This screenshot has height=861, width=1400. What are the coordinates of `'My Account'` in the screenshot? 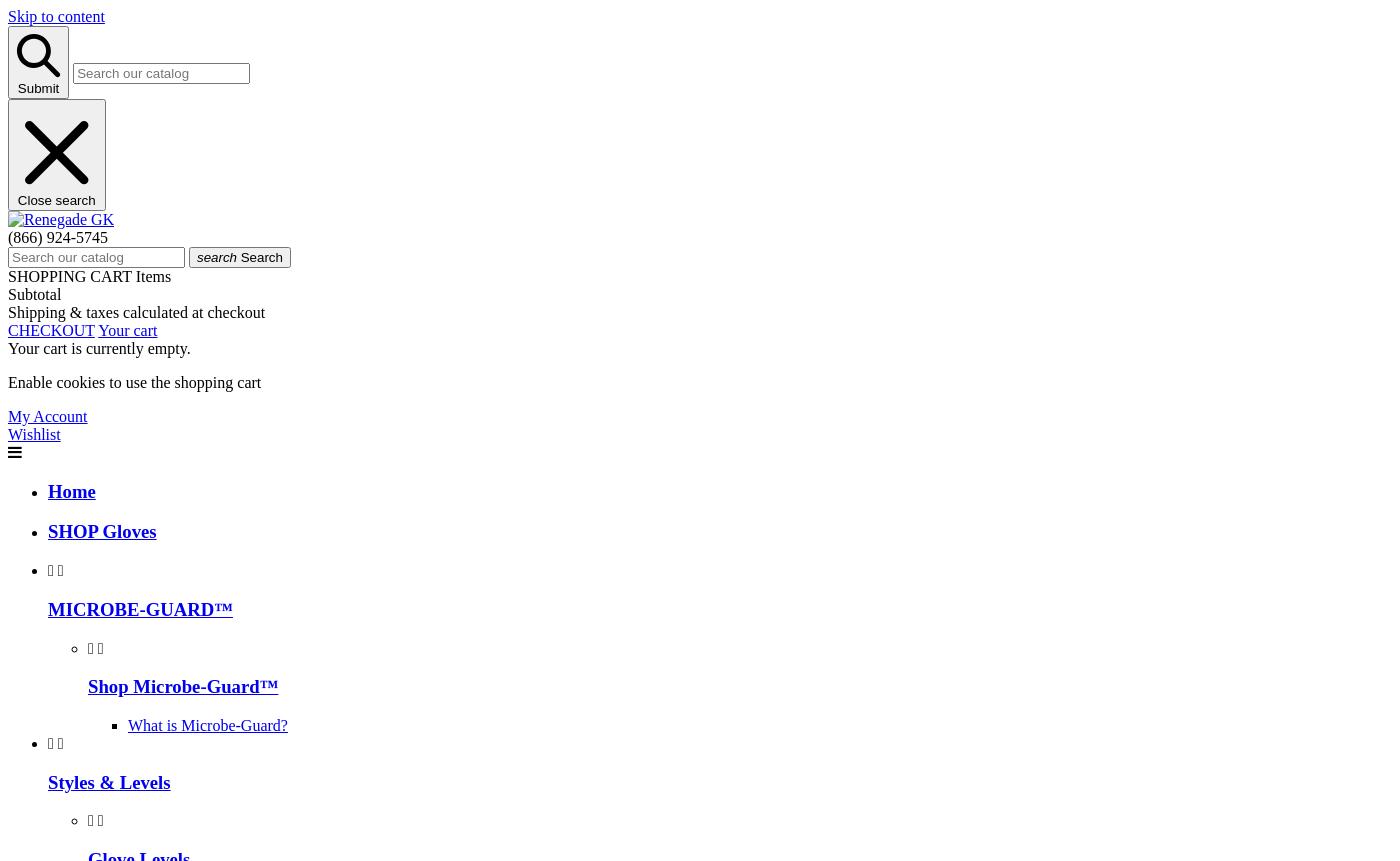 It's located at (7, 415).